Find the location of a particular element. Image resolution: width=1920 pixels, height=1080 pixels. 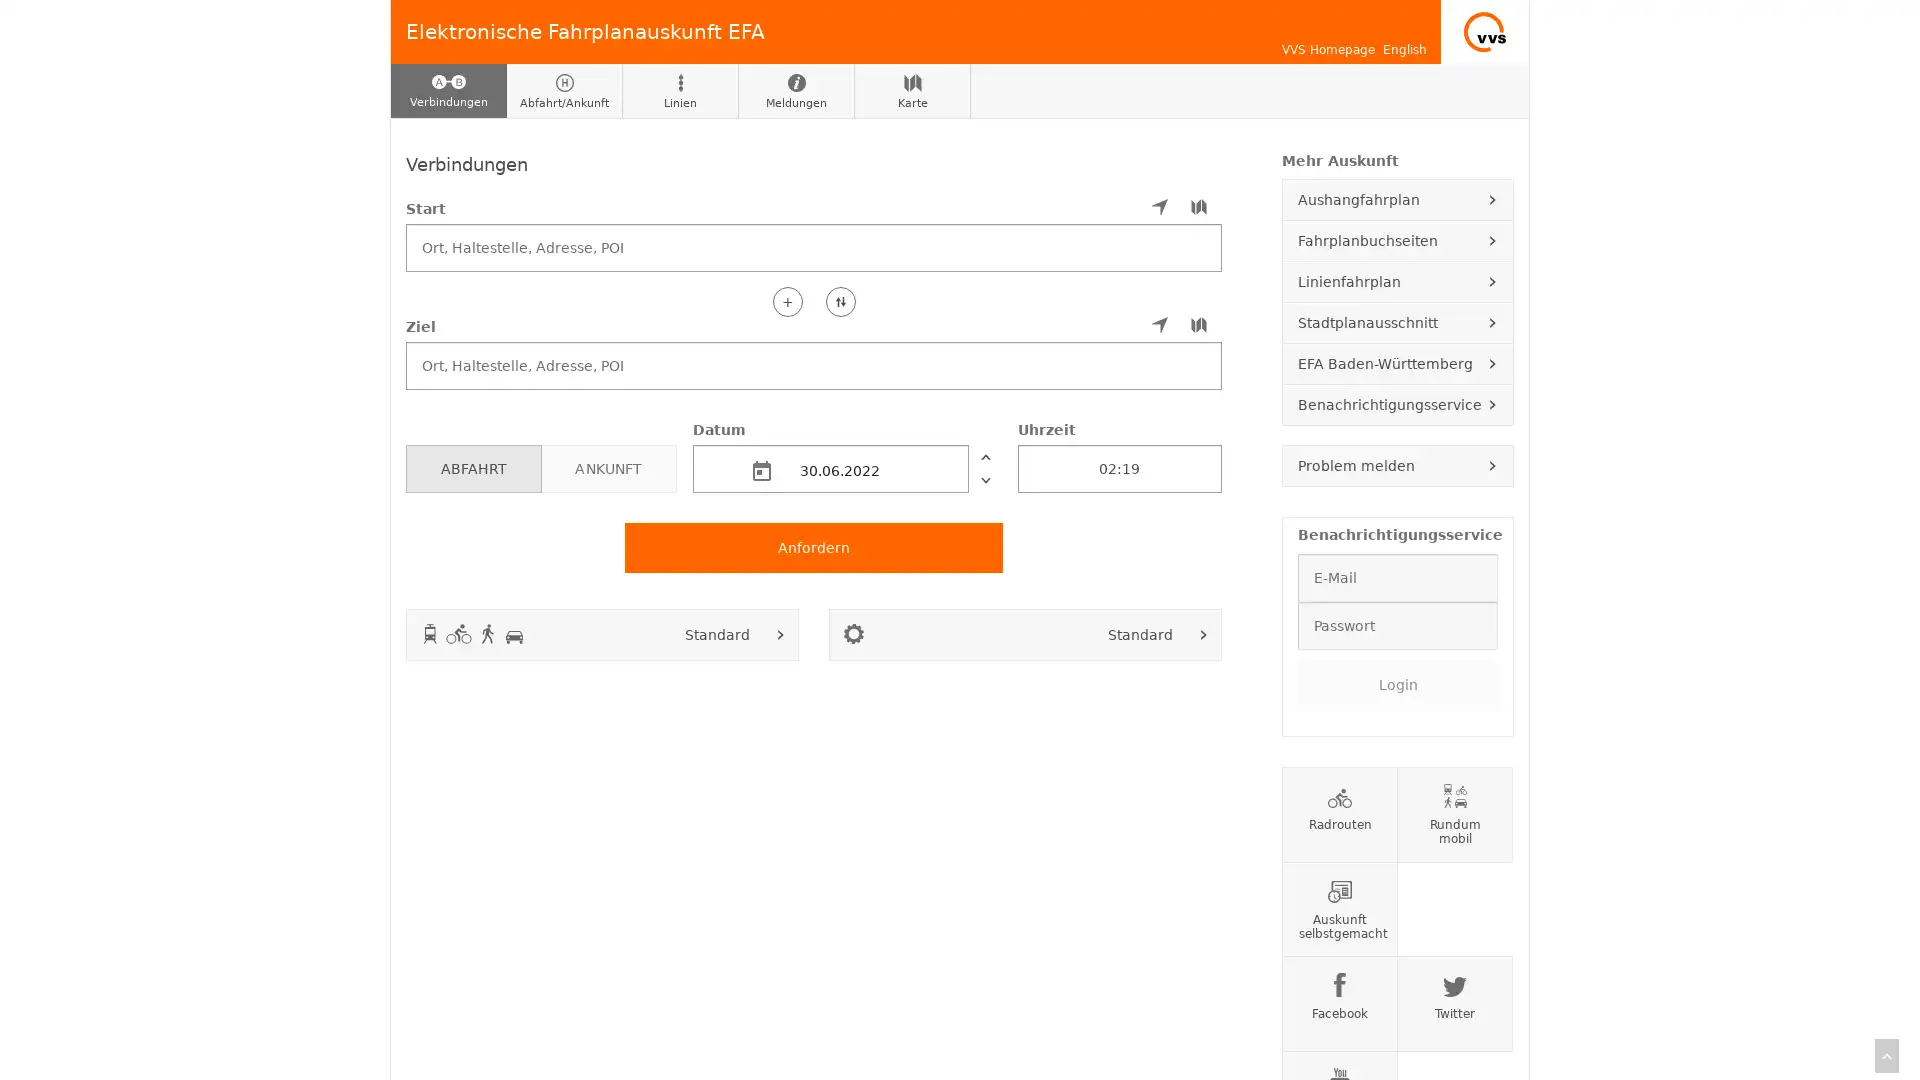

md-calendar is located at coordinates (761, 470).